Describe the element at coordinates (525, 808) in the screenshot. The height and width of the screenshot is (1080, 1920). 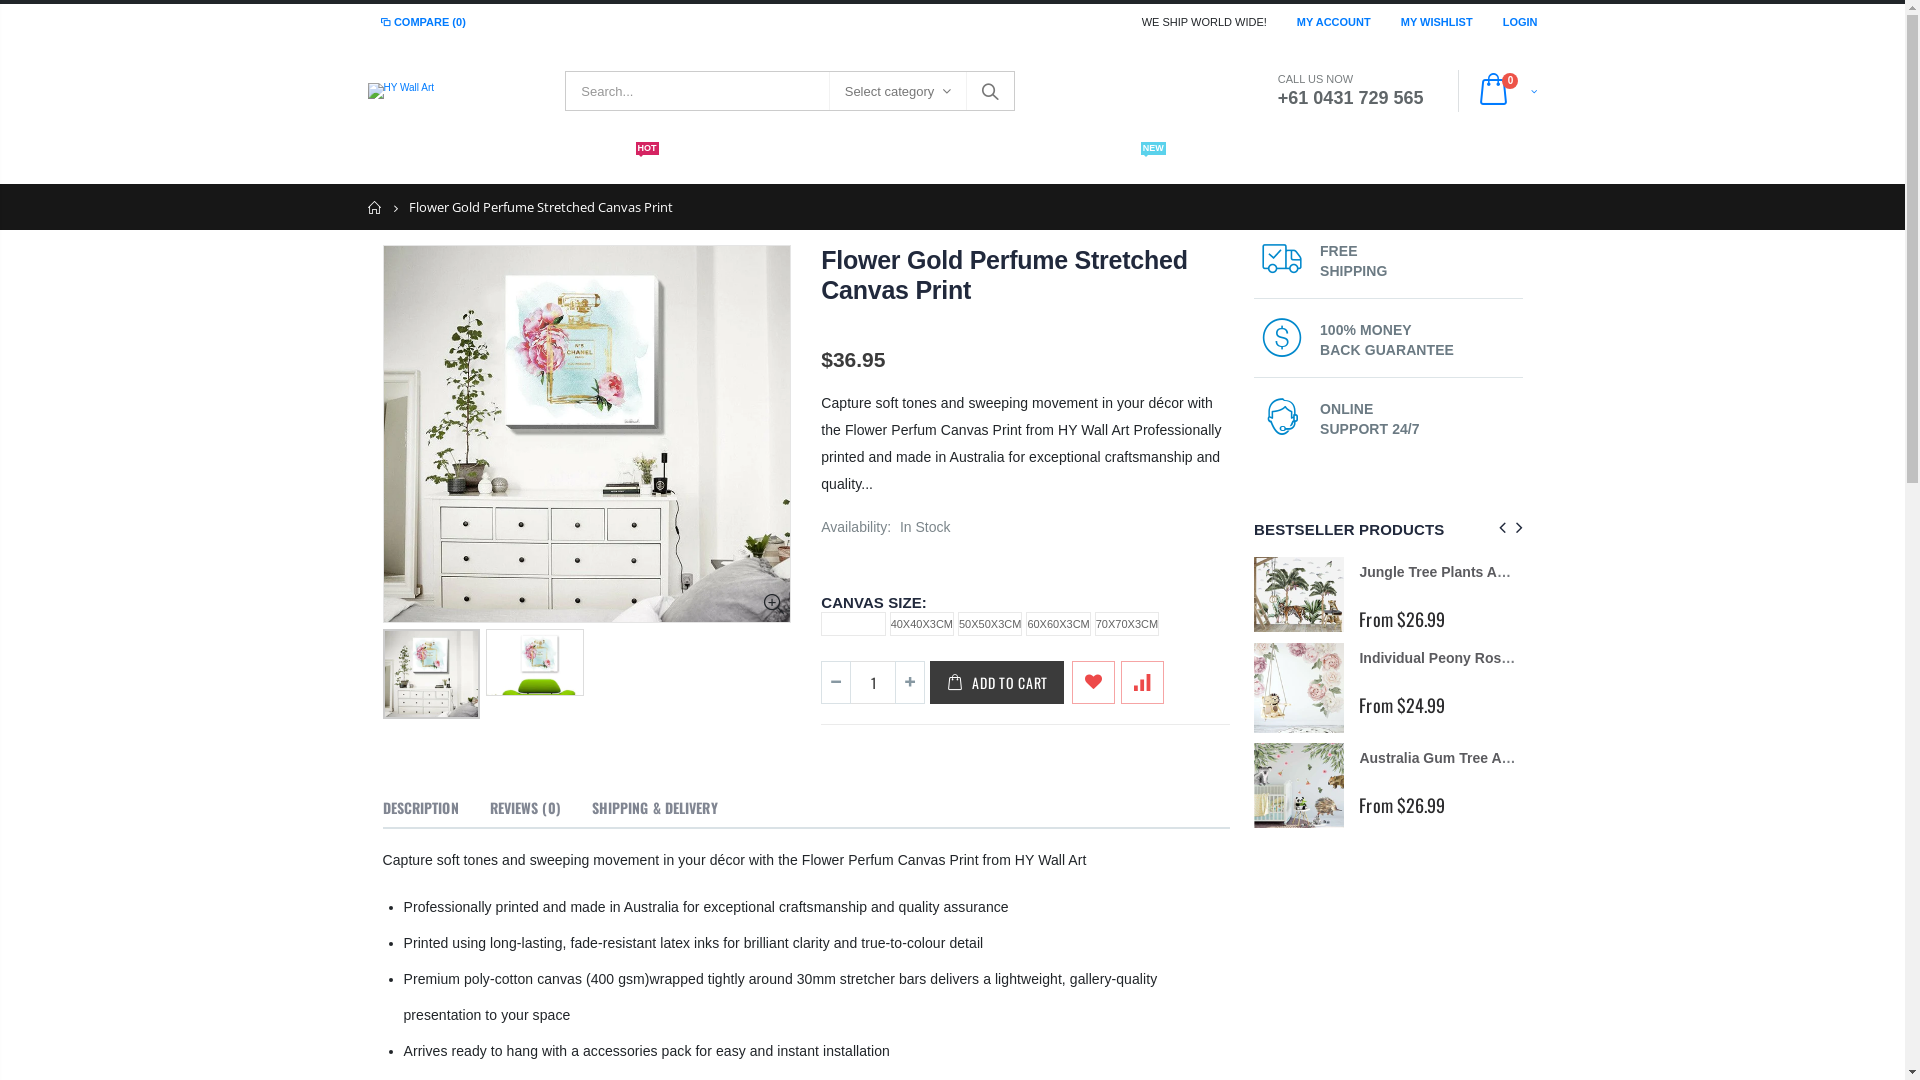
I see `'REVIEWS (0)'` at that location.